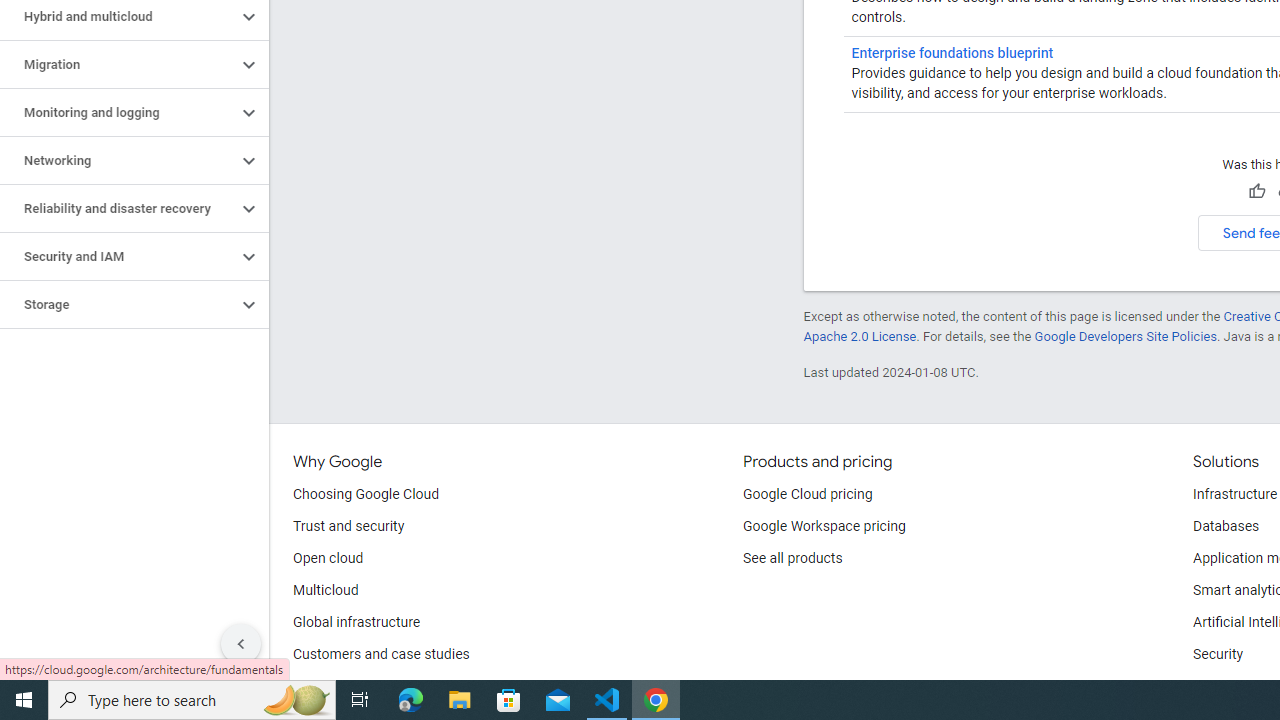  Describe the element at coordinates (824, 526) in the screenshot. I see `'Google Workspace pricing'` at that location.